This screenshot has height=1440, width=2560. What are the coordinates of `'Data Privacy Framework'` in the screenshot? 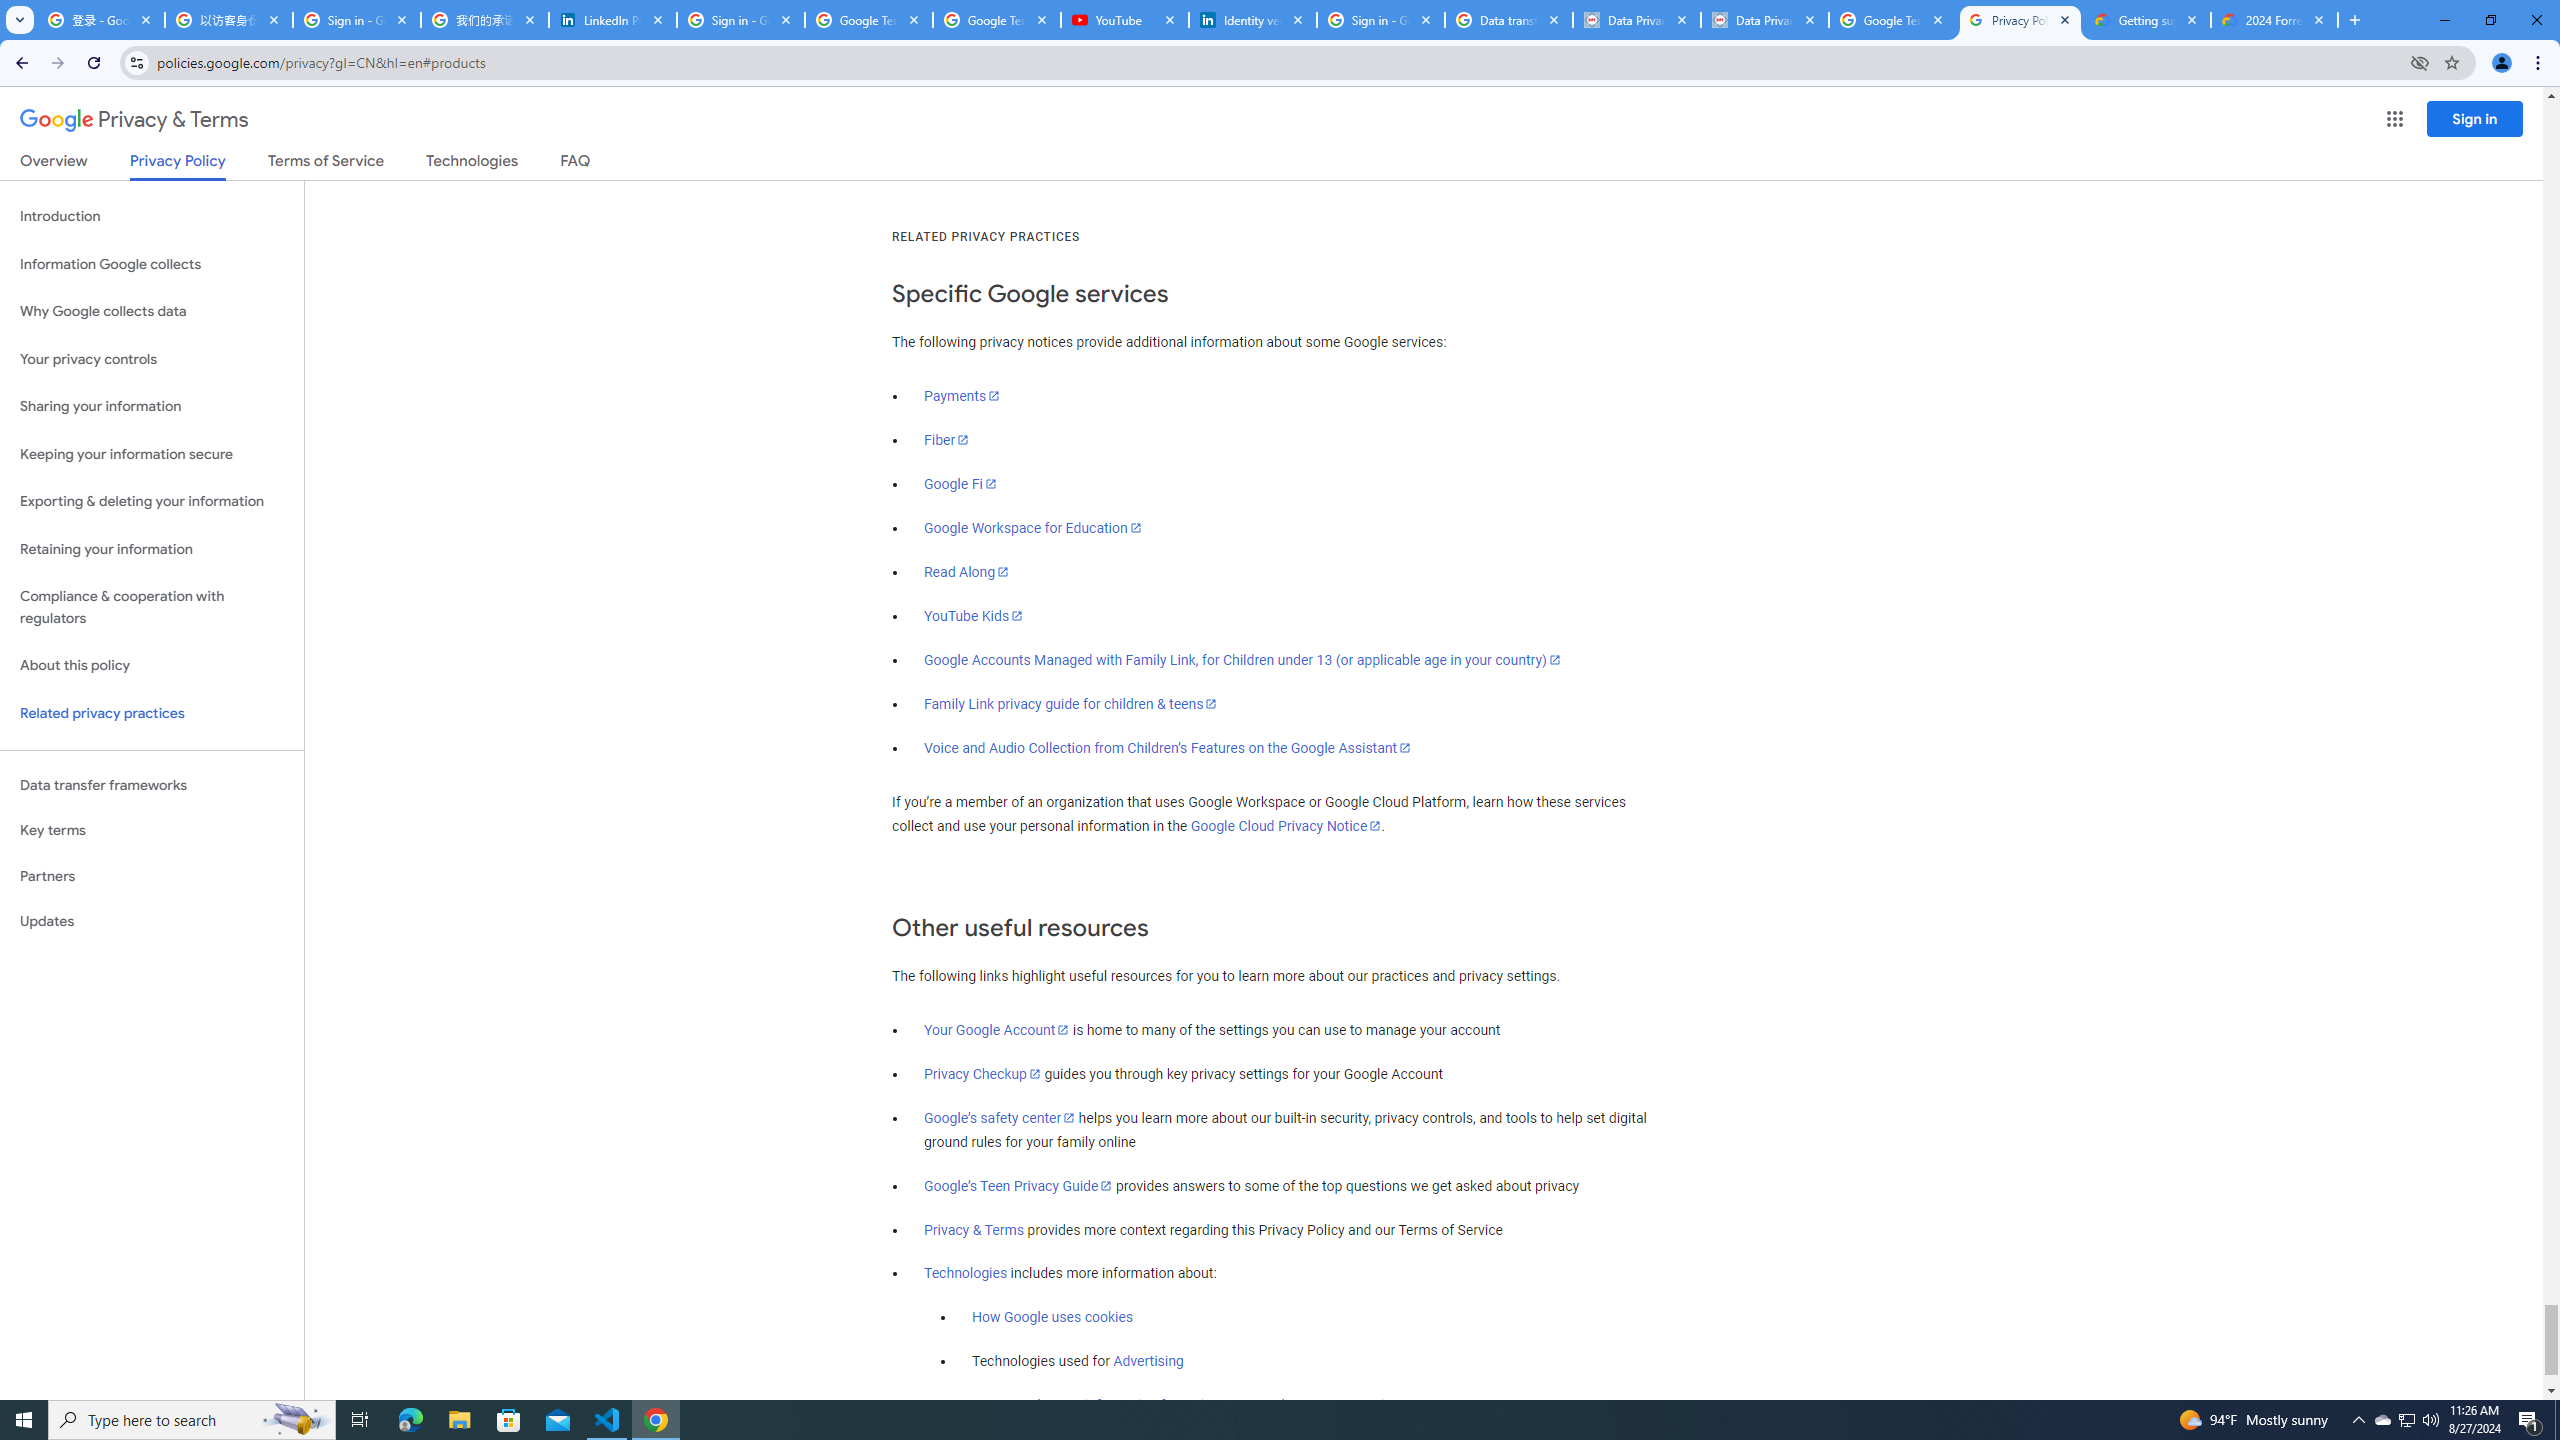 It's located at (1765, 19).